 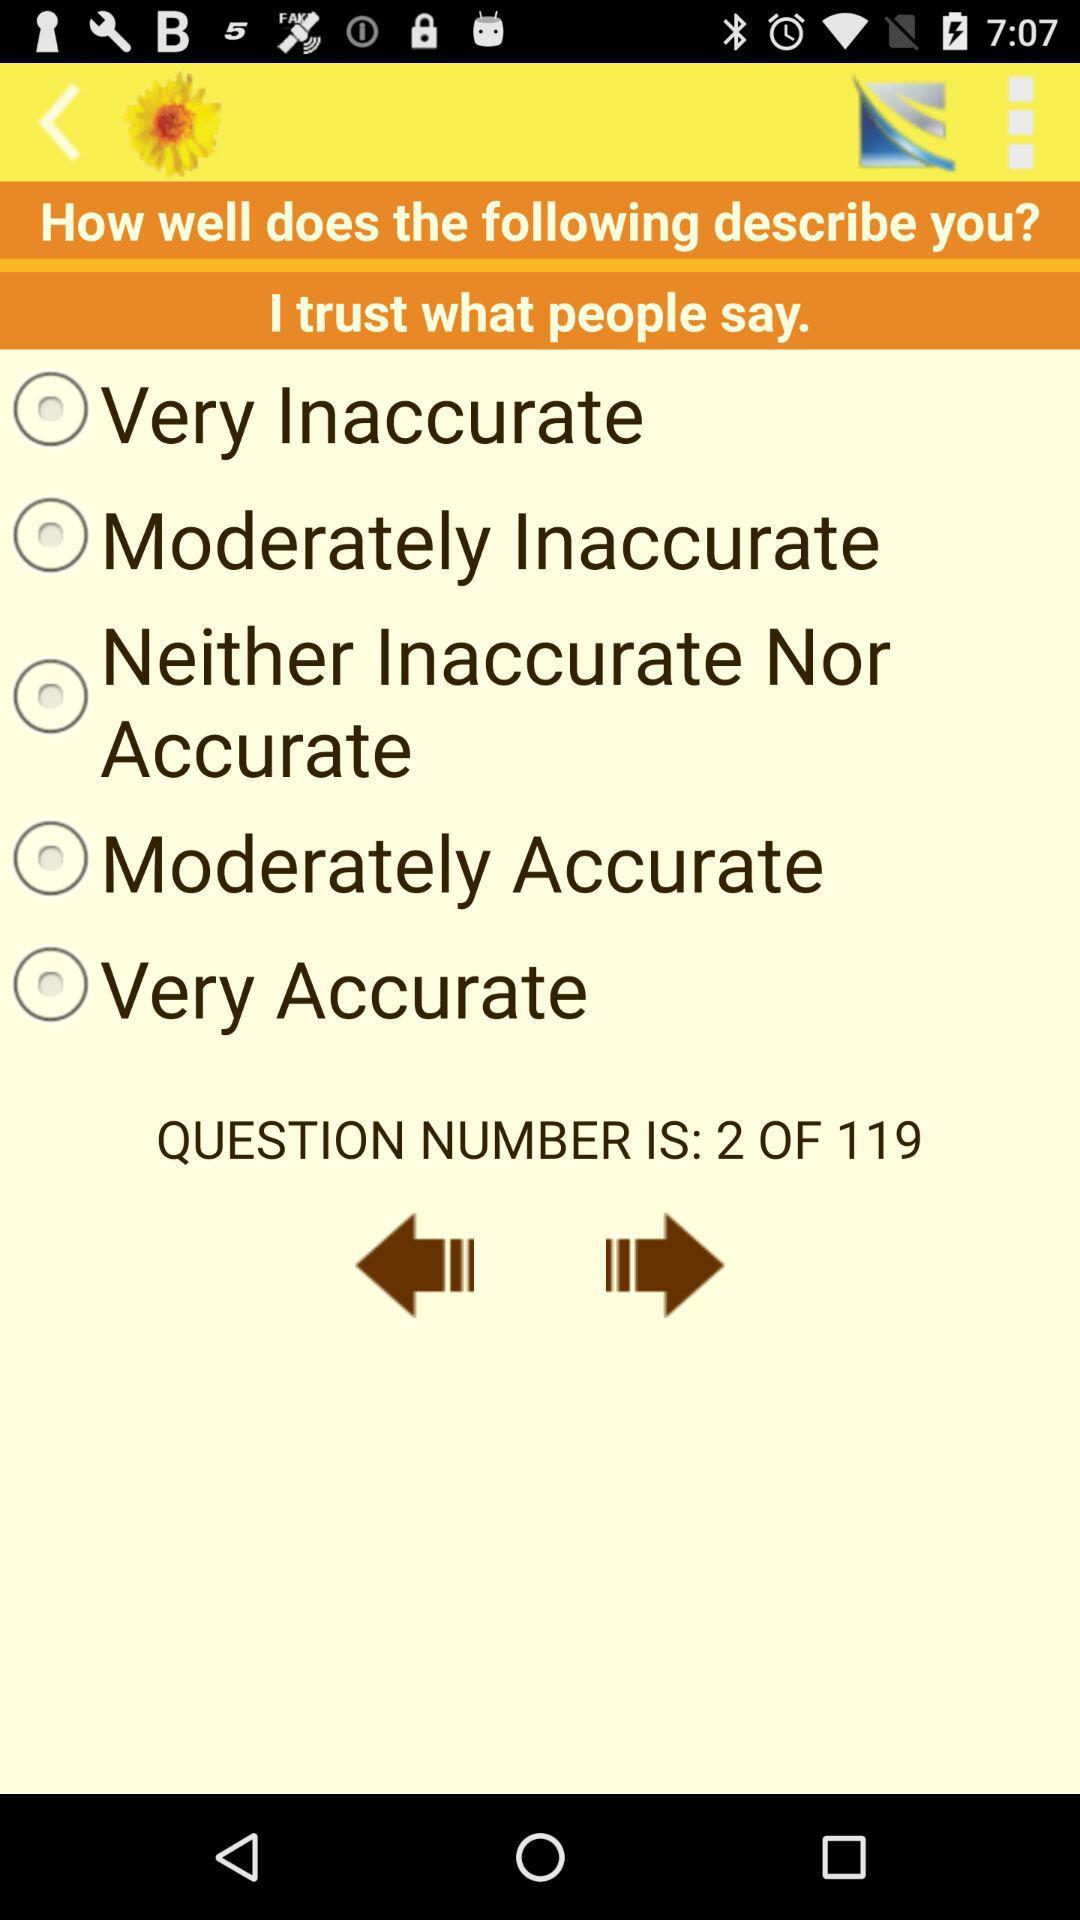 I want to click on the next question, so click(x=665, y=1264).